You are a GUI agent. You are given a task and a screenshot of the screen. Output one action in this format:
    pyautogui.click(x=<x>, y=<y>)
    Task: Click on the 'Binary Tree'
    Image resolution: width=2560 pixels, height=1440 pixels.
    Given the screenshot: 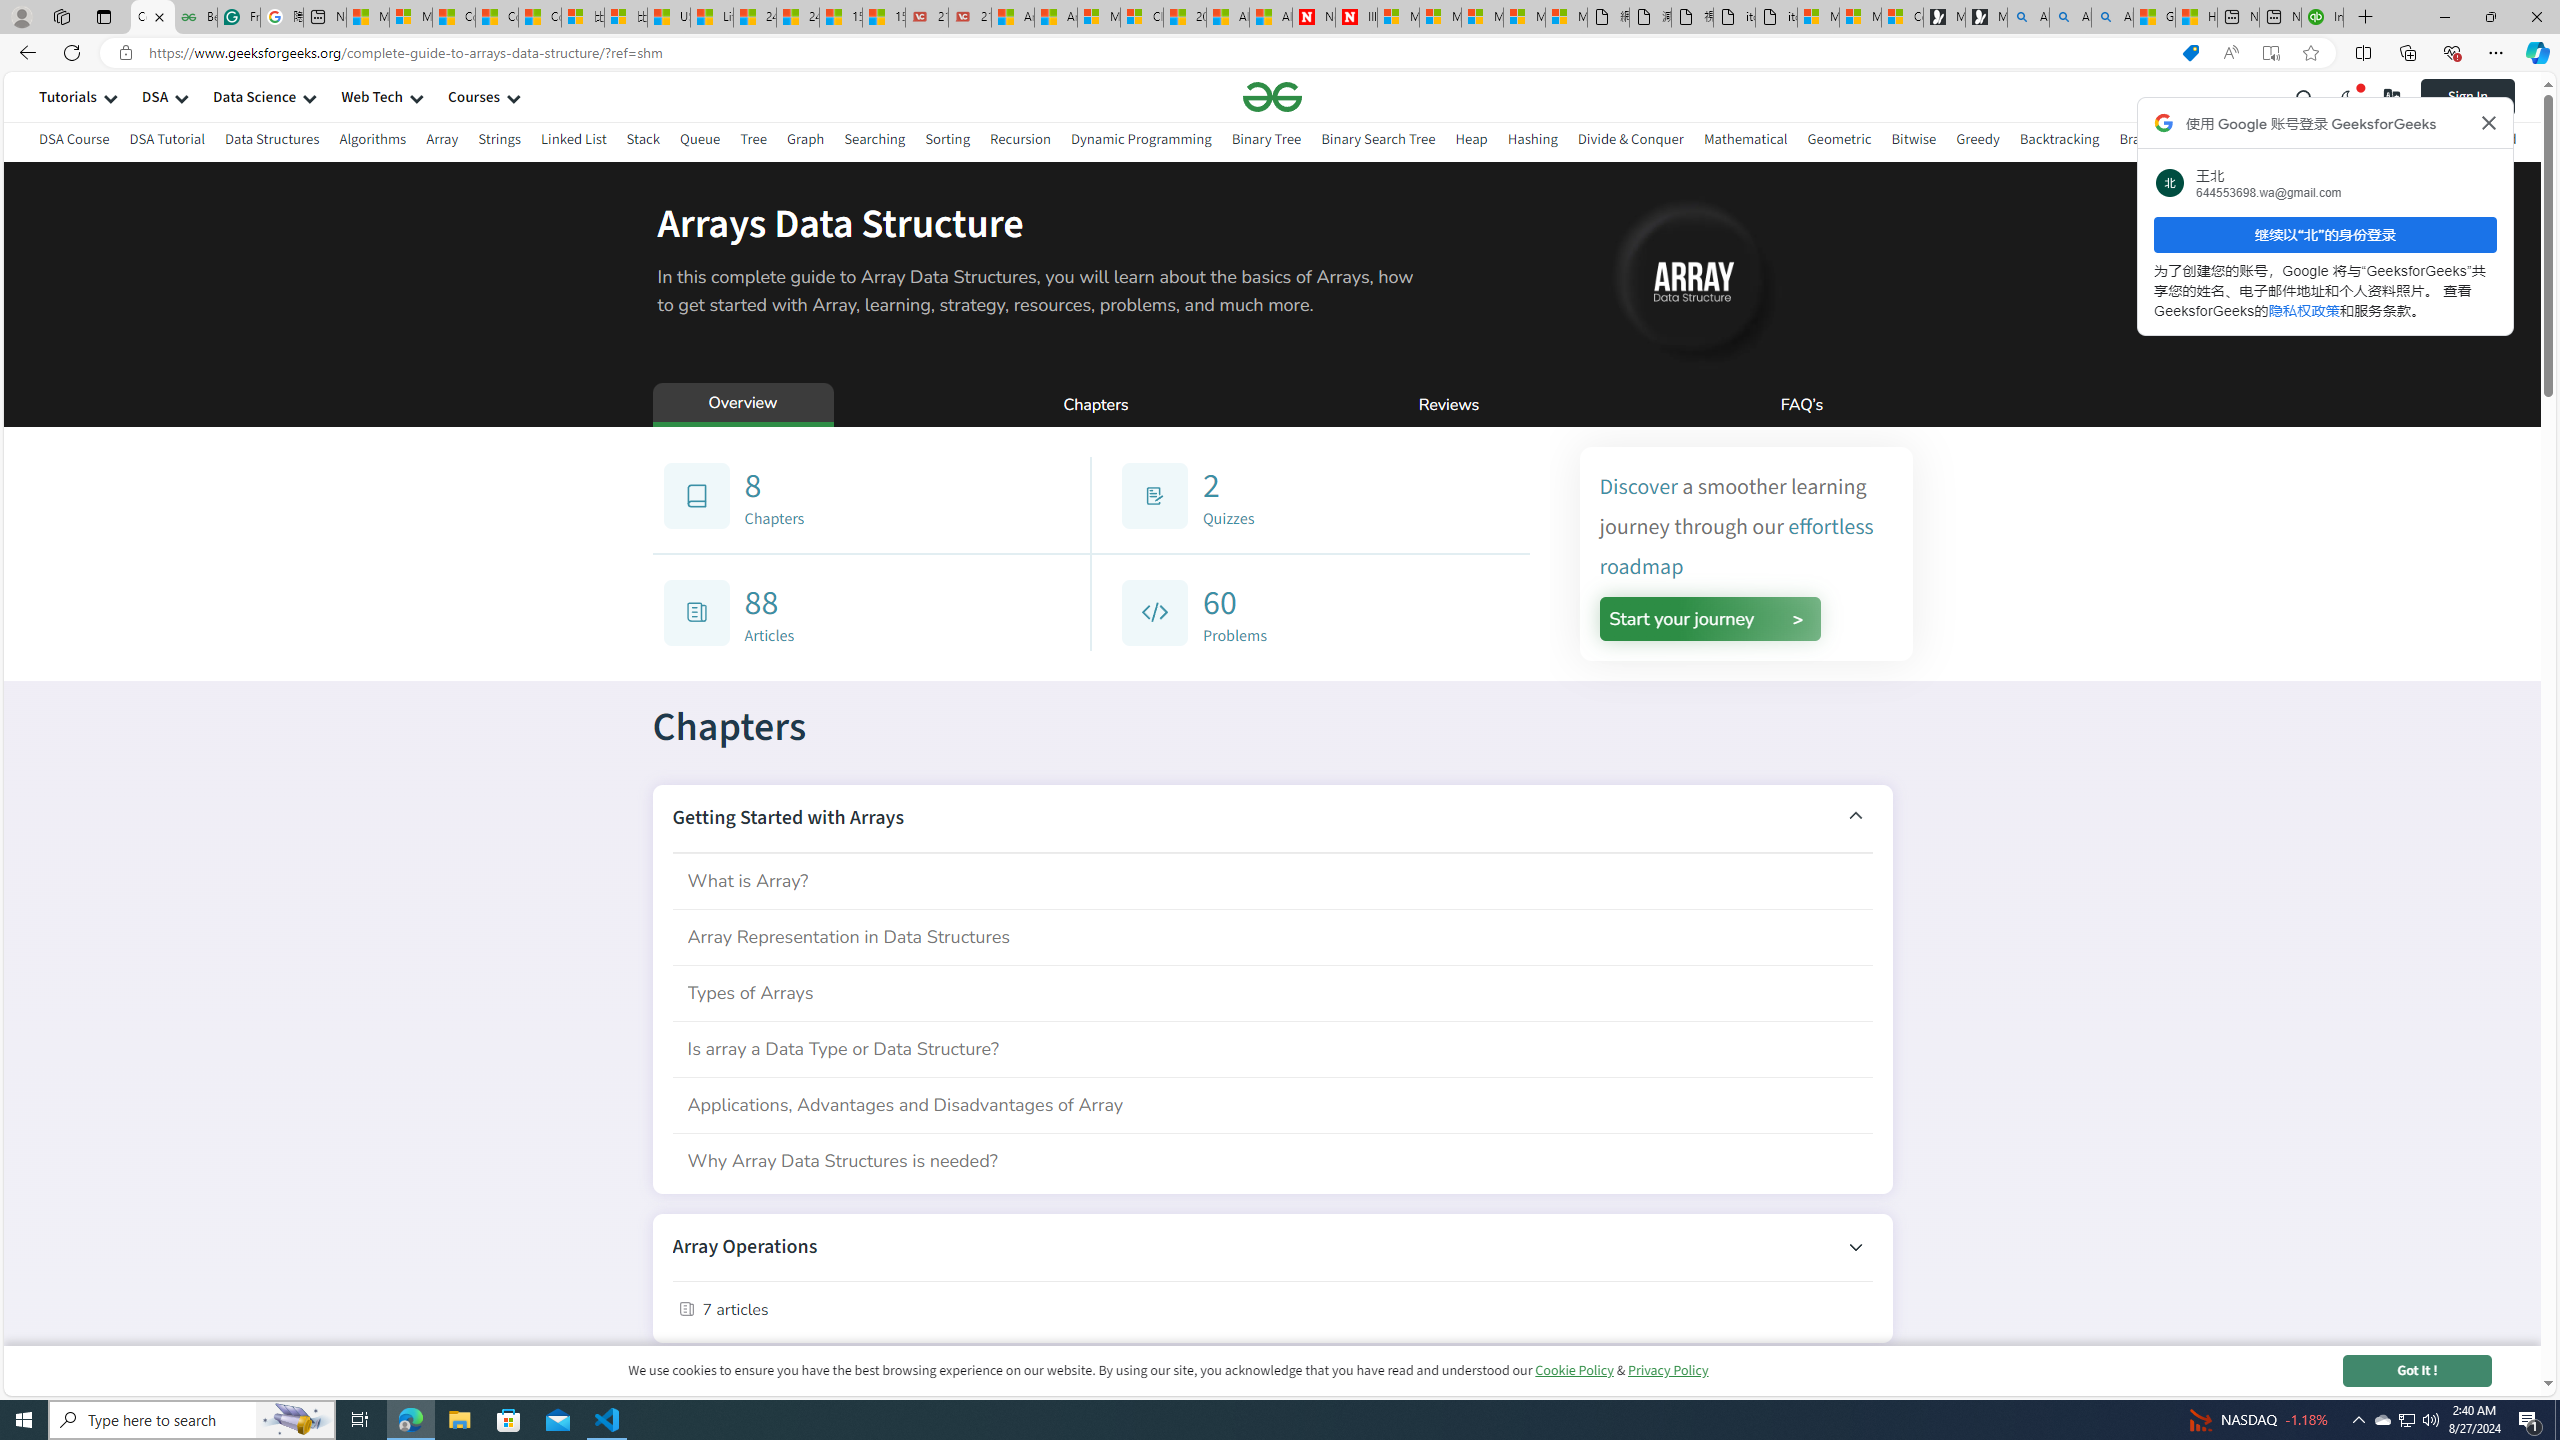 What is the action you would take?
    pyautogui.click(x=1264, y=138)
    